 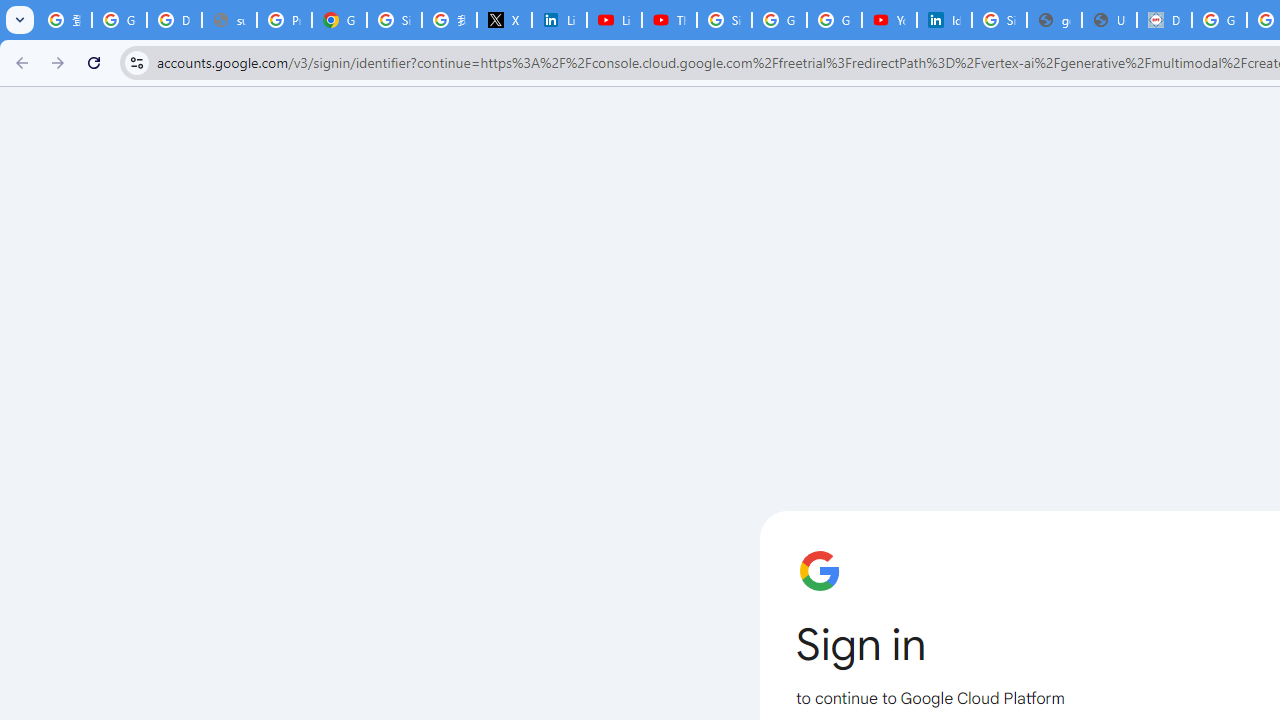 What do you see at coordinates (504, 20) in the screenshot?
I see `'X'` at bounding box center [504, 20].